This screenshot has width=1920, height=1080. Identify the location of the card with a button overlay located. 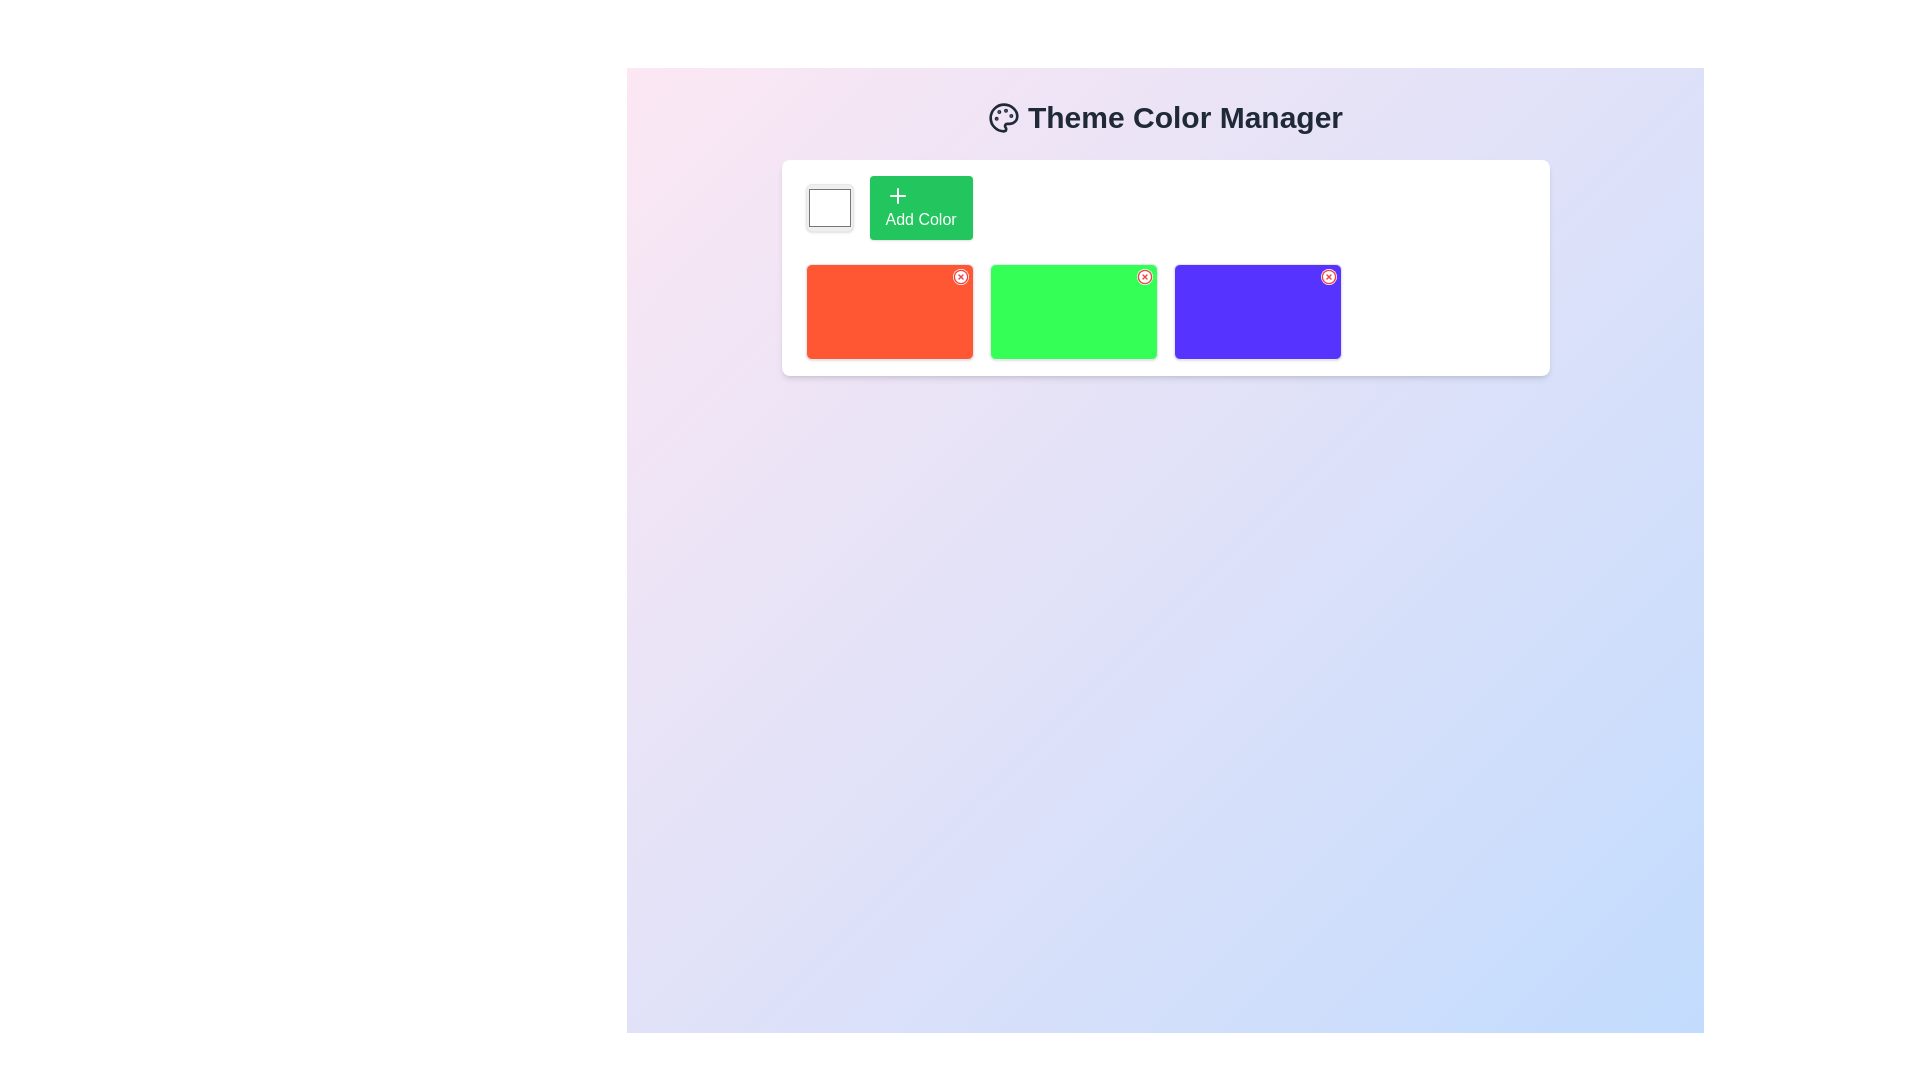
(1256, 312).